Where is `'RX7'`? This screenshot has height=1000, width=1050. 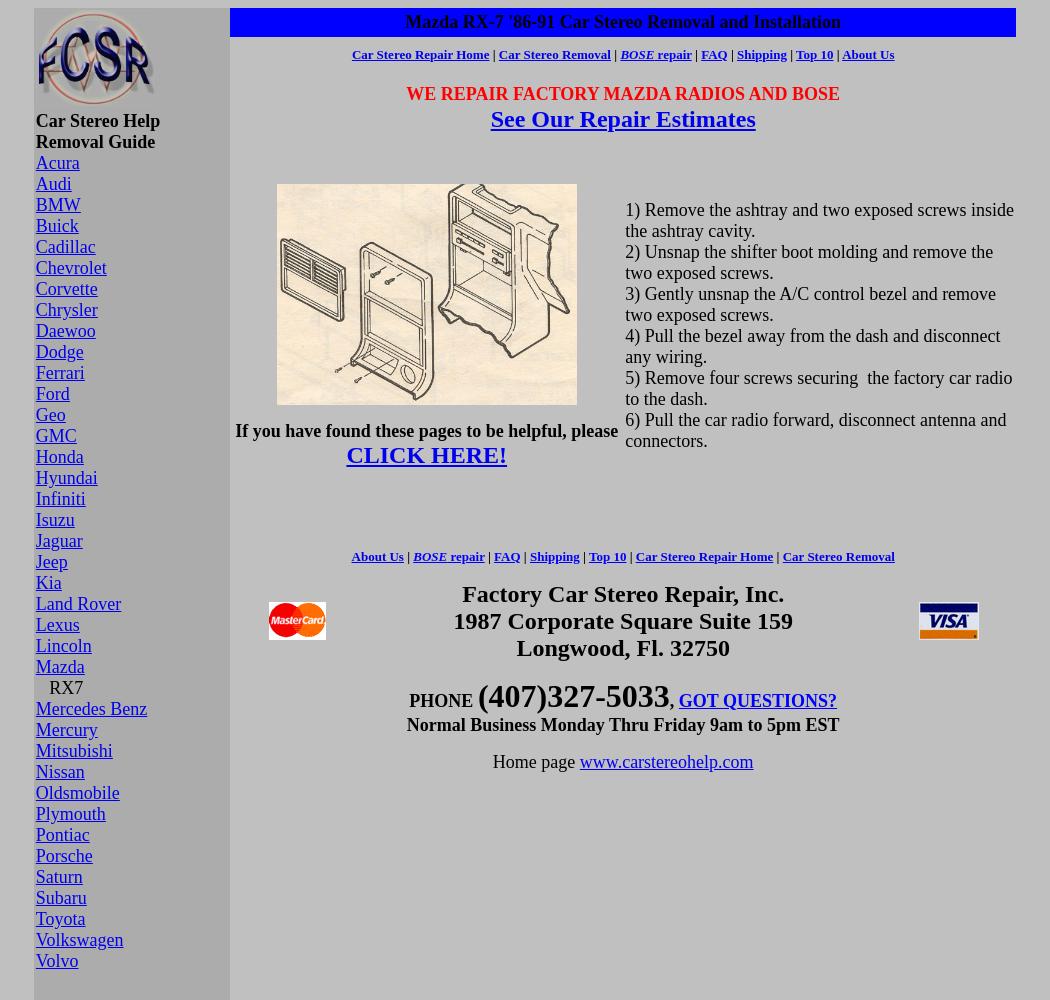 'RX7' is located at coordinates (58, 688).